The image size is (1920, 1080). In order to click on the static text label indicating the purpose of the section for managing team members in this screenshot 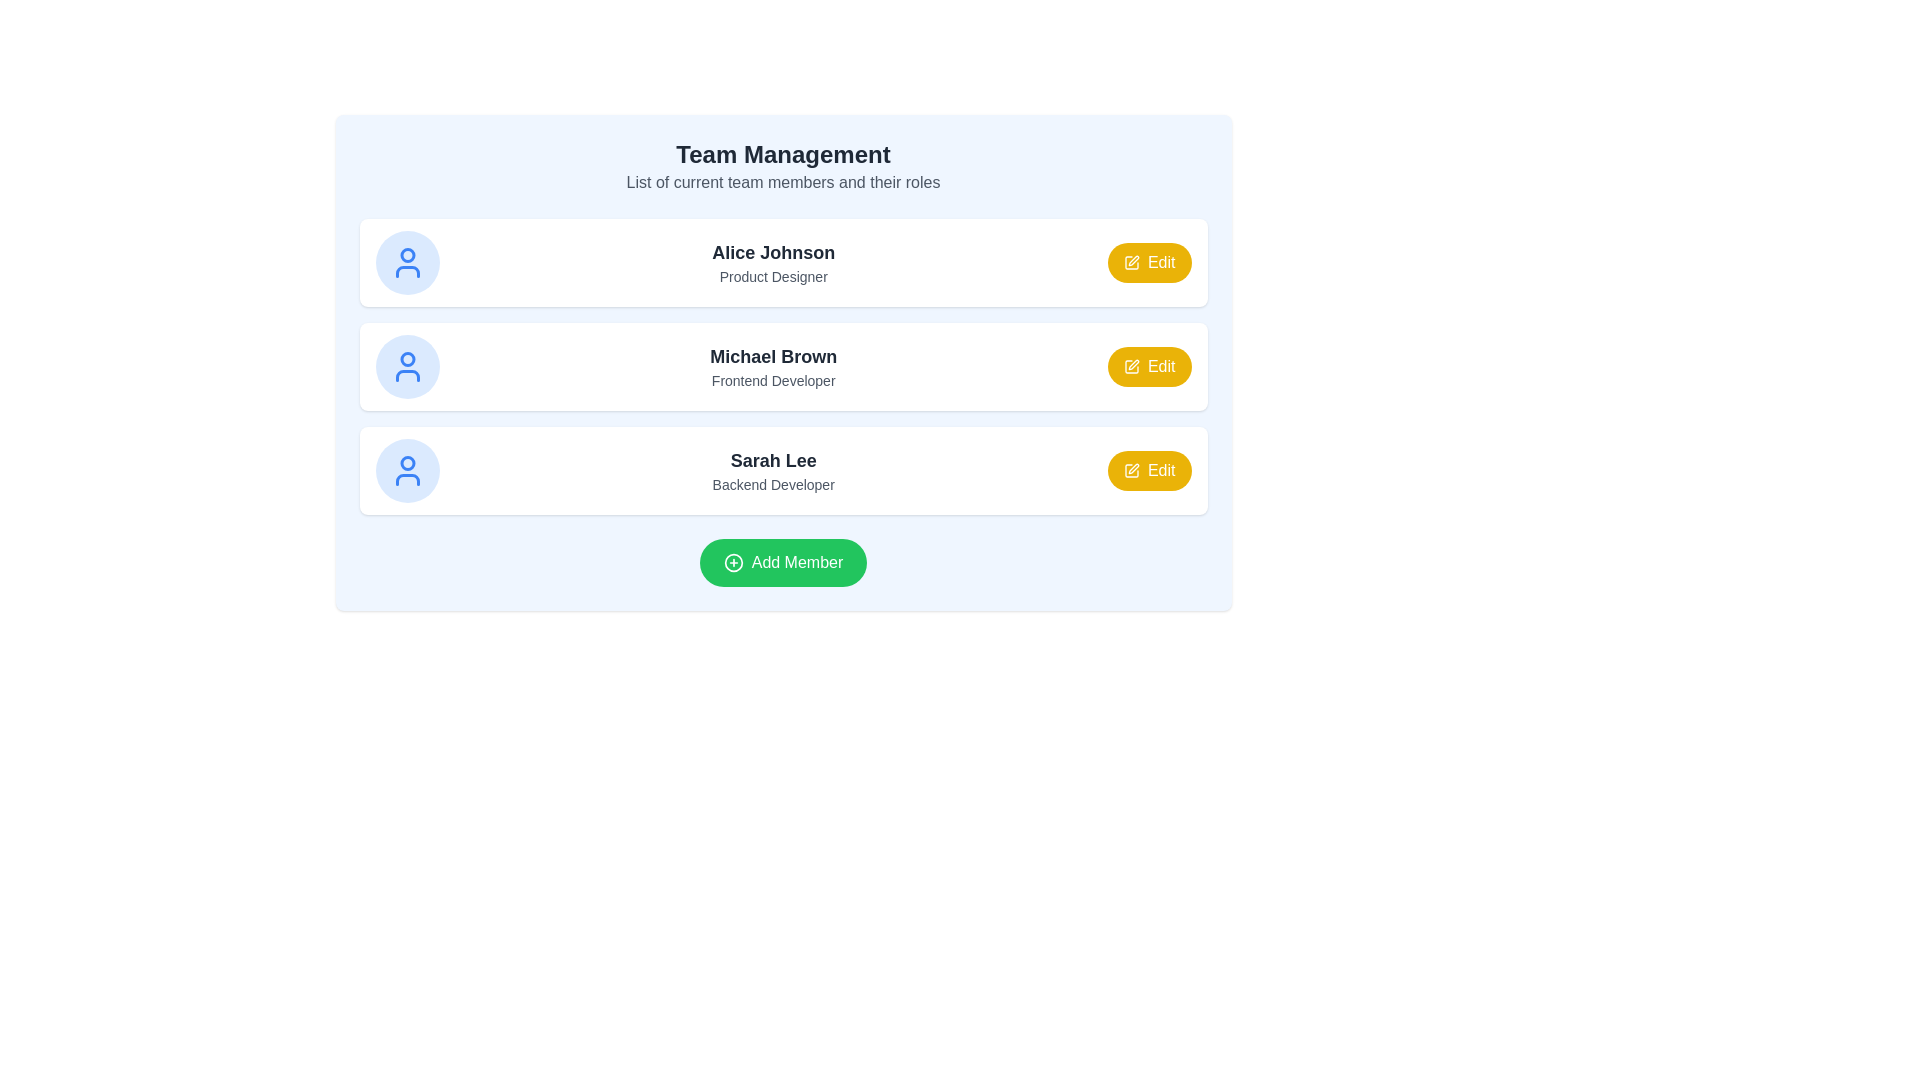, I will do `click(782, 153)`.